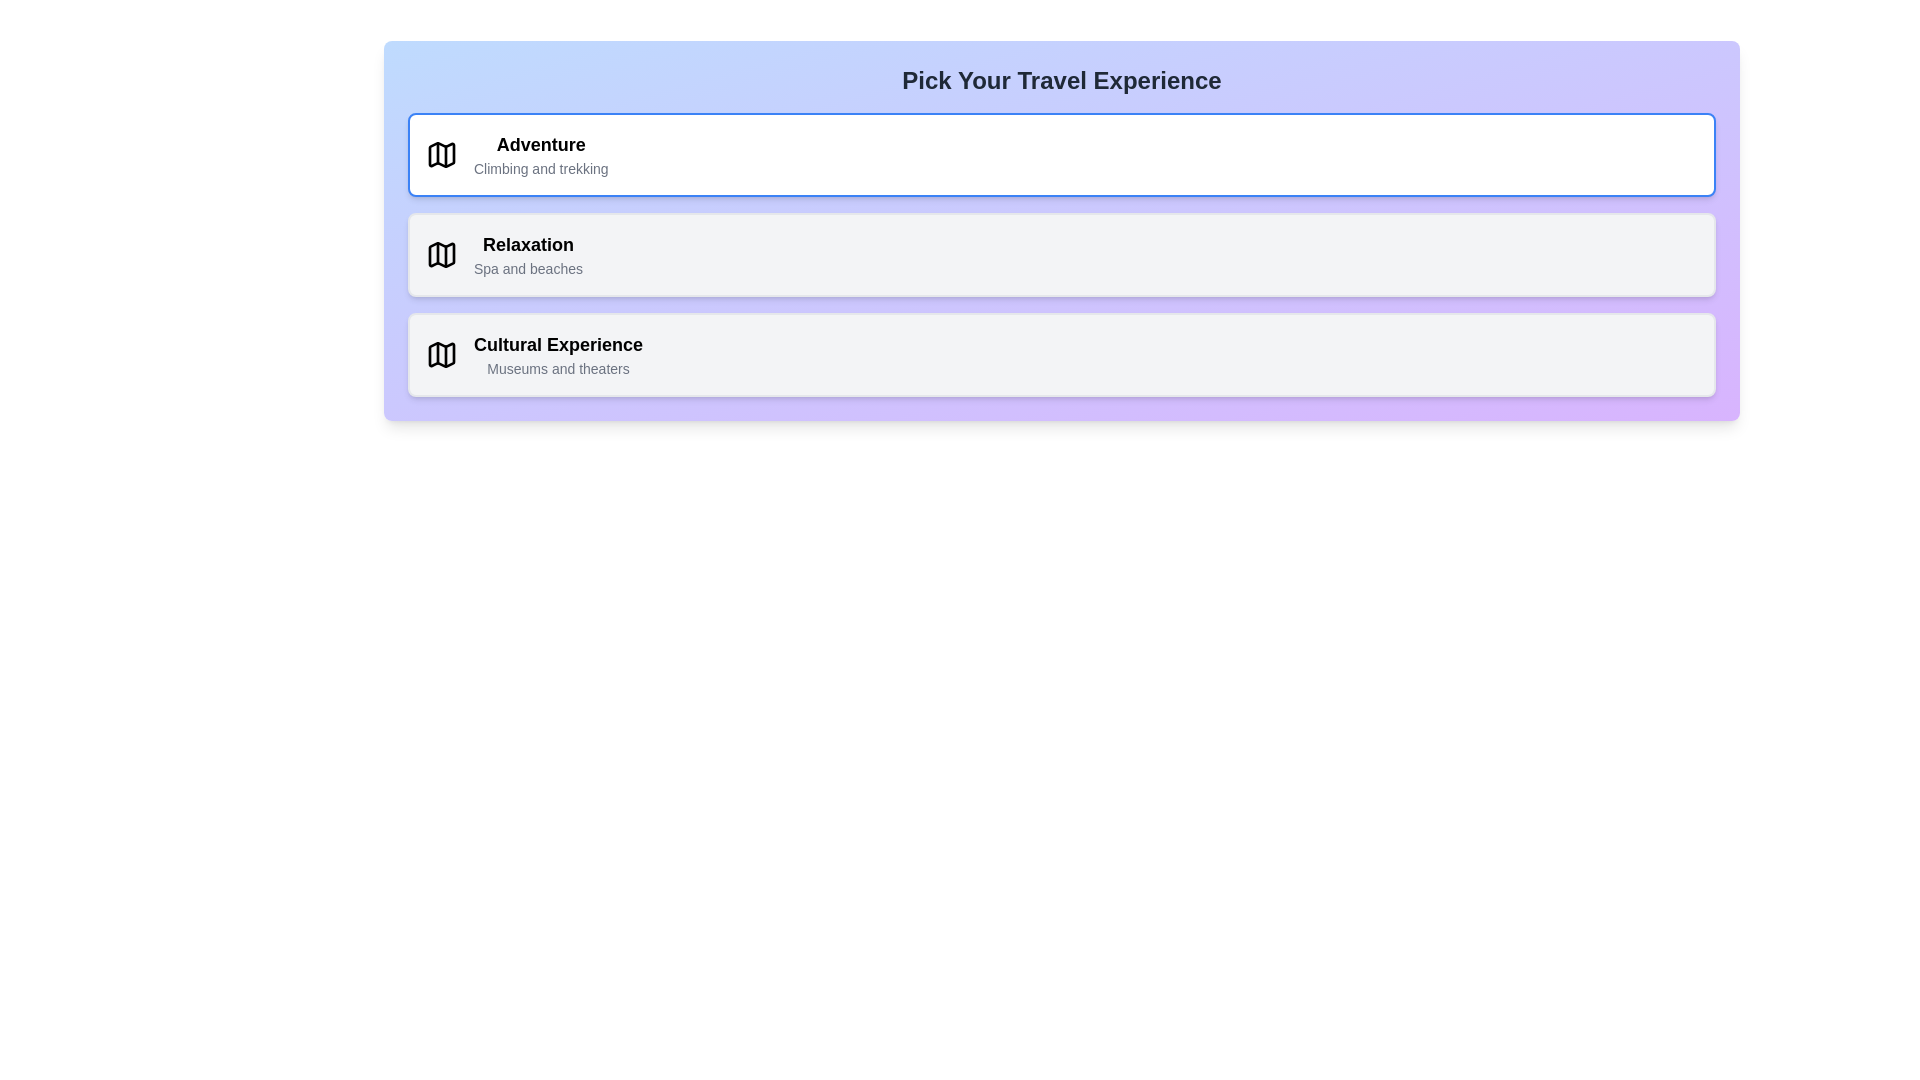  Describe the element at coordinates (558, 353) in the screenshot. I see `the 'Cultural Experience' text display` at that location.